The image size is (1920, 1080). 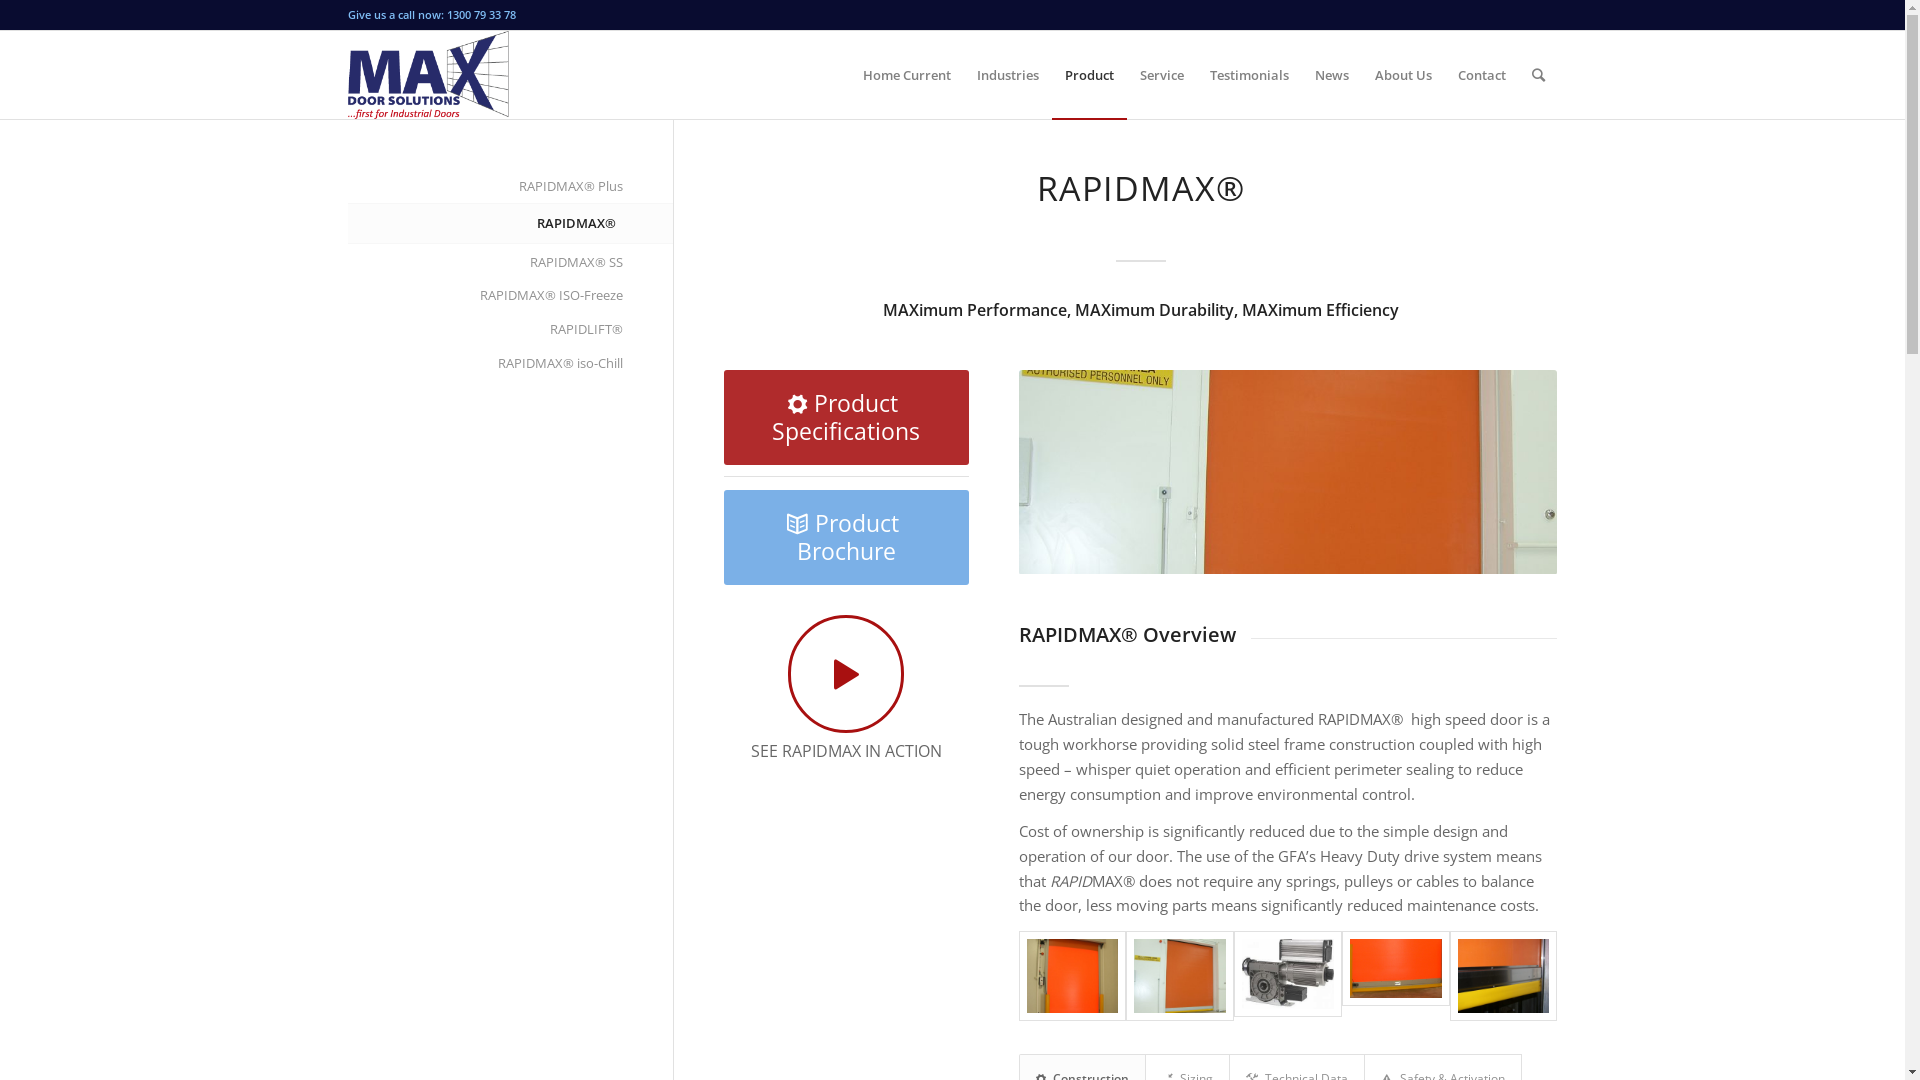 I want to click on 'Product Specifications', so click(x=723, y=416).